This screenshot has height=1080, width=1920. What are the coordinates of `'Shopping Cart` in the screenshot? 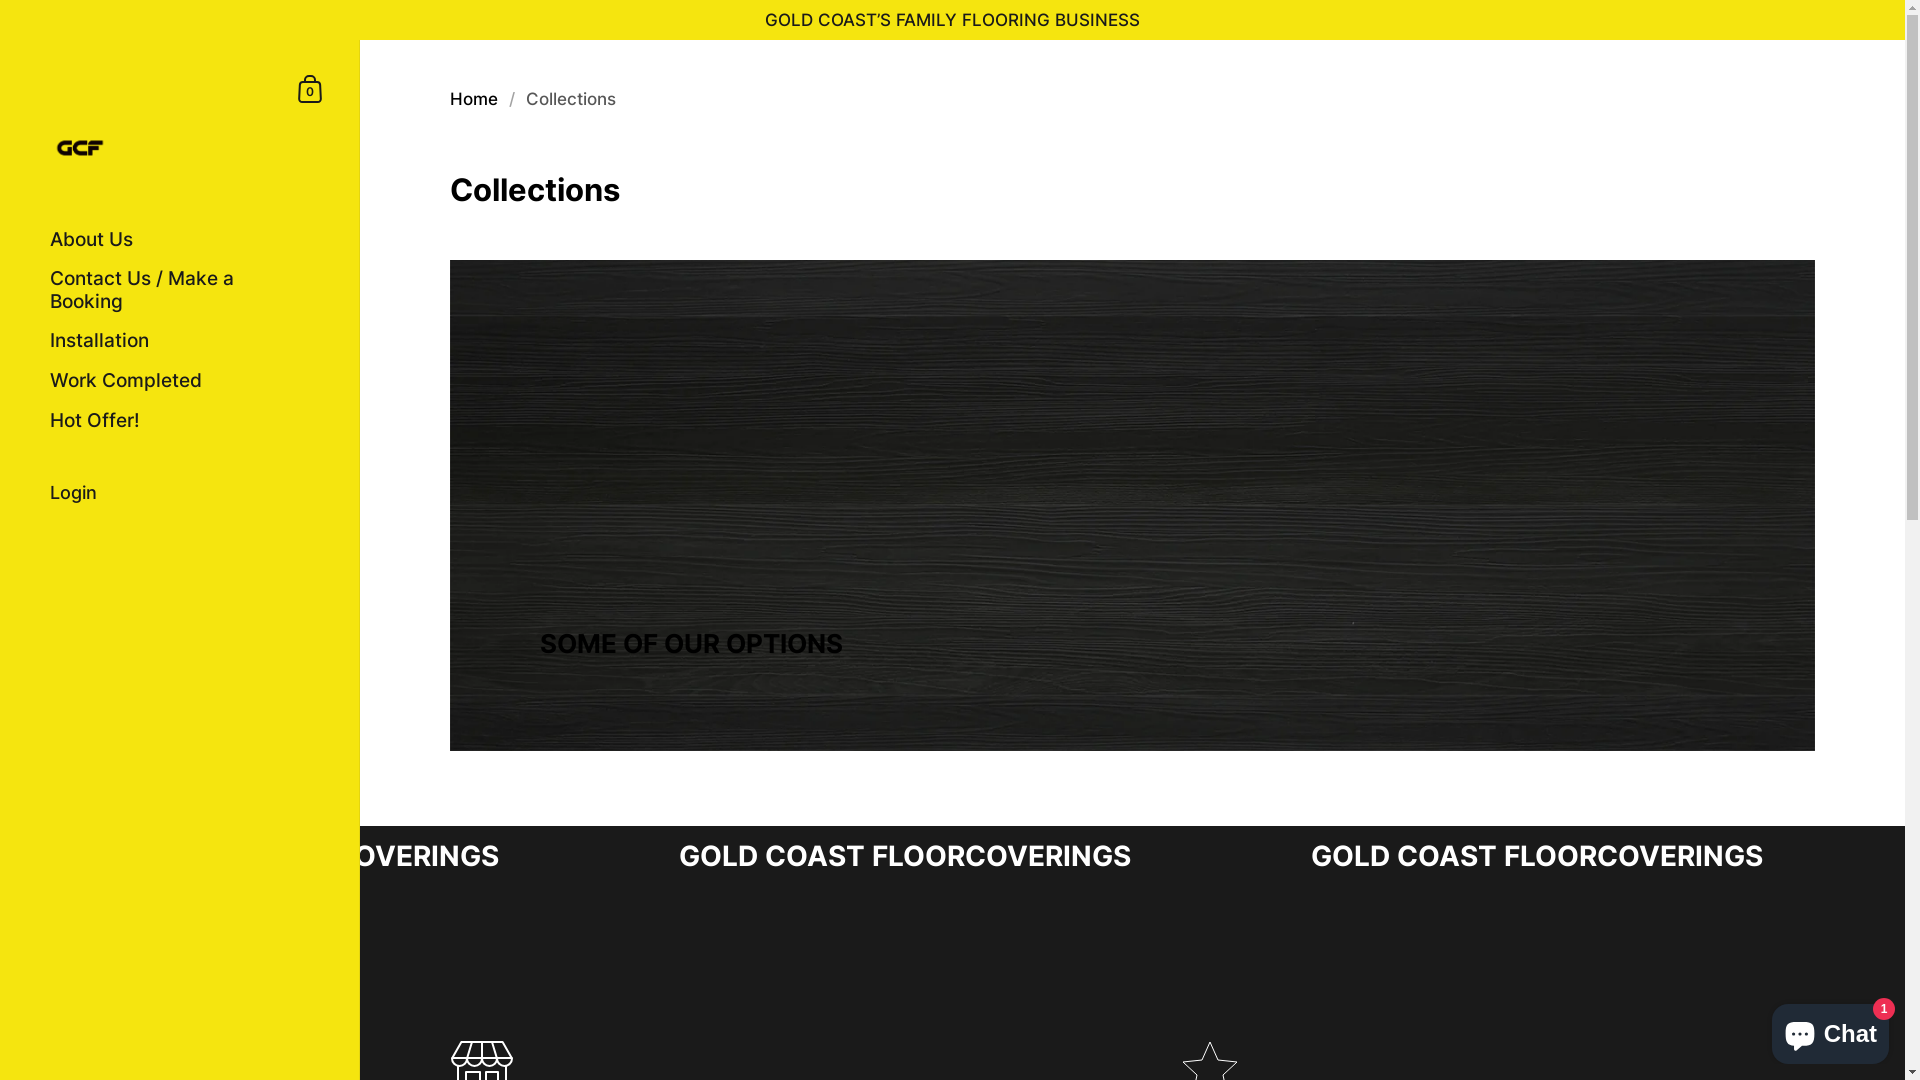 It's located at (310, 87).